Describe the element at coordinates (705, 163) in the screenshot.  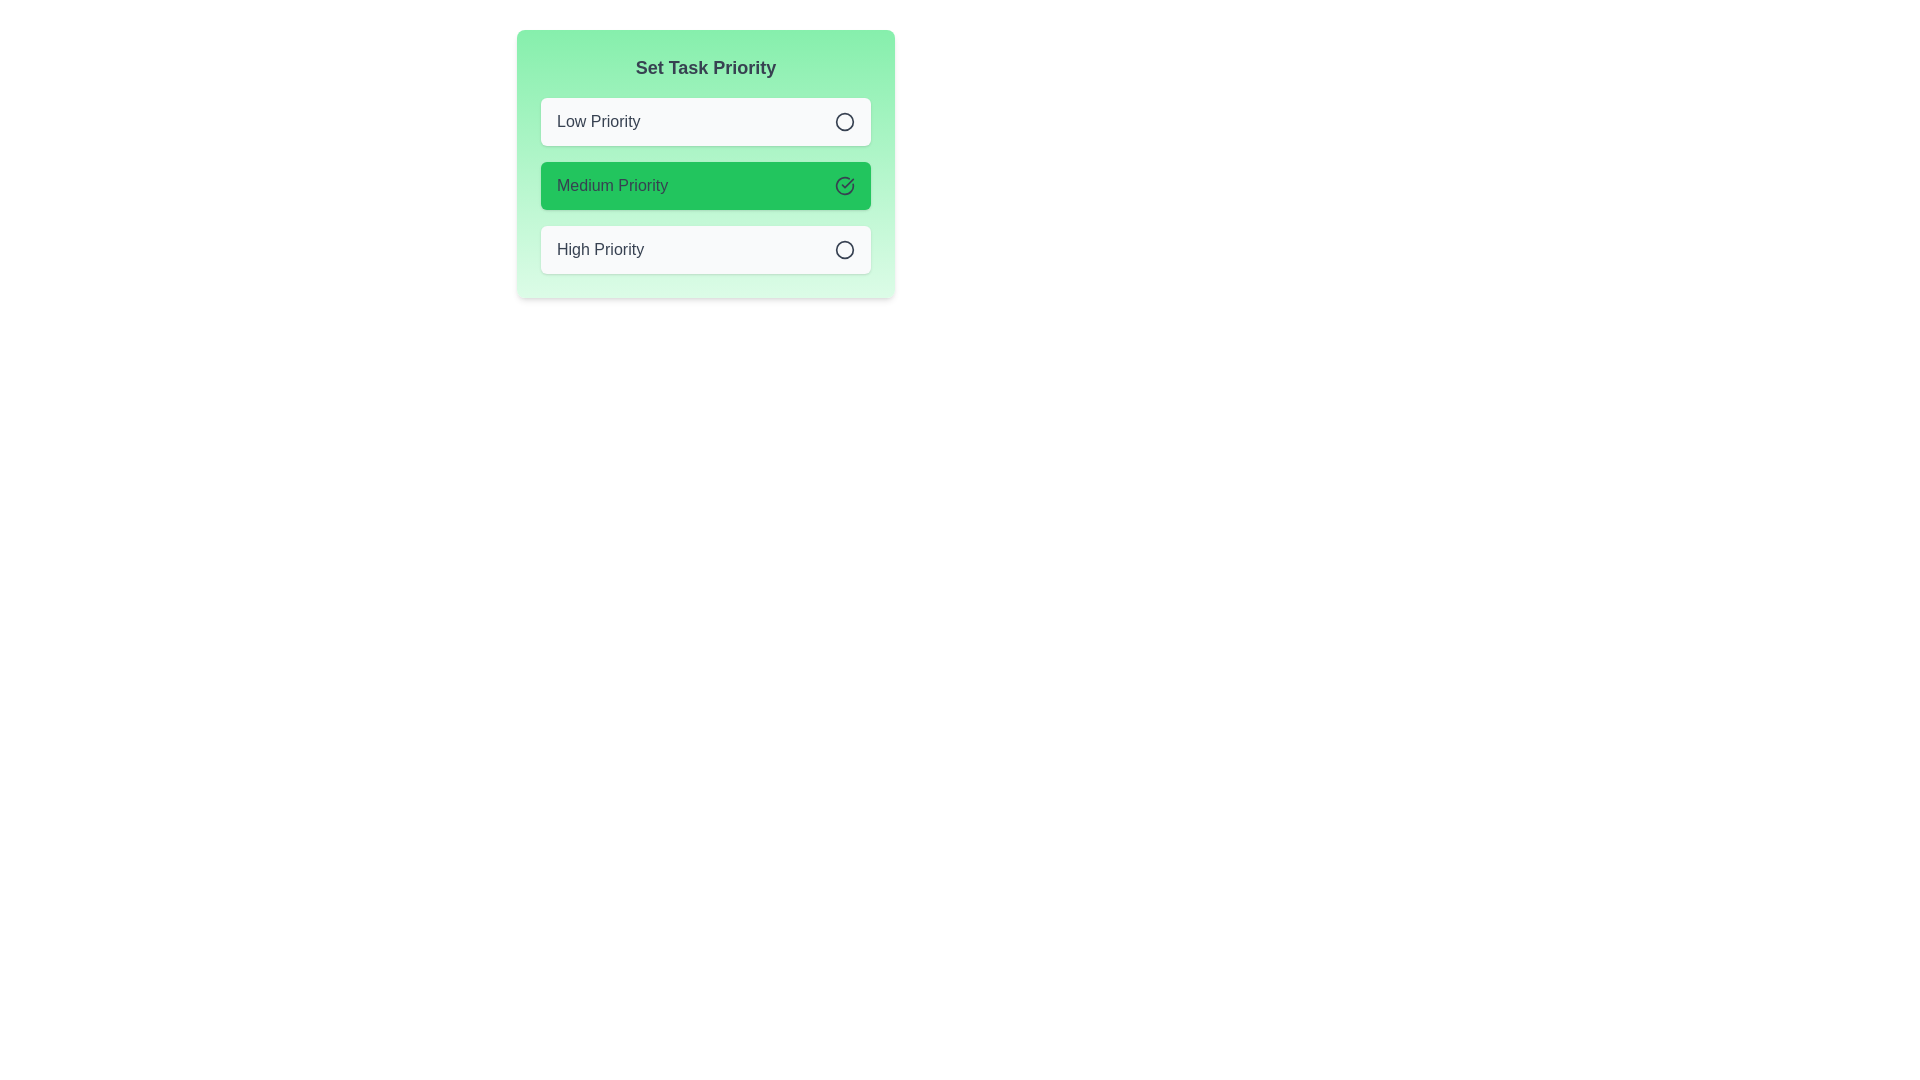
I see `the selectable list item with a green background labeled 'Medium Priority'` at that location.